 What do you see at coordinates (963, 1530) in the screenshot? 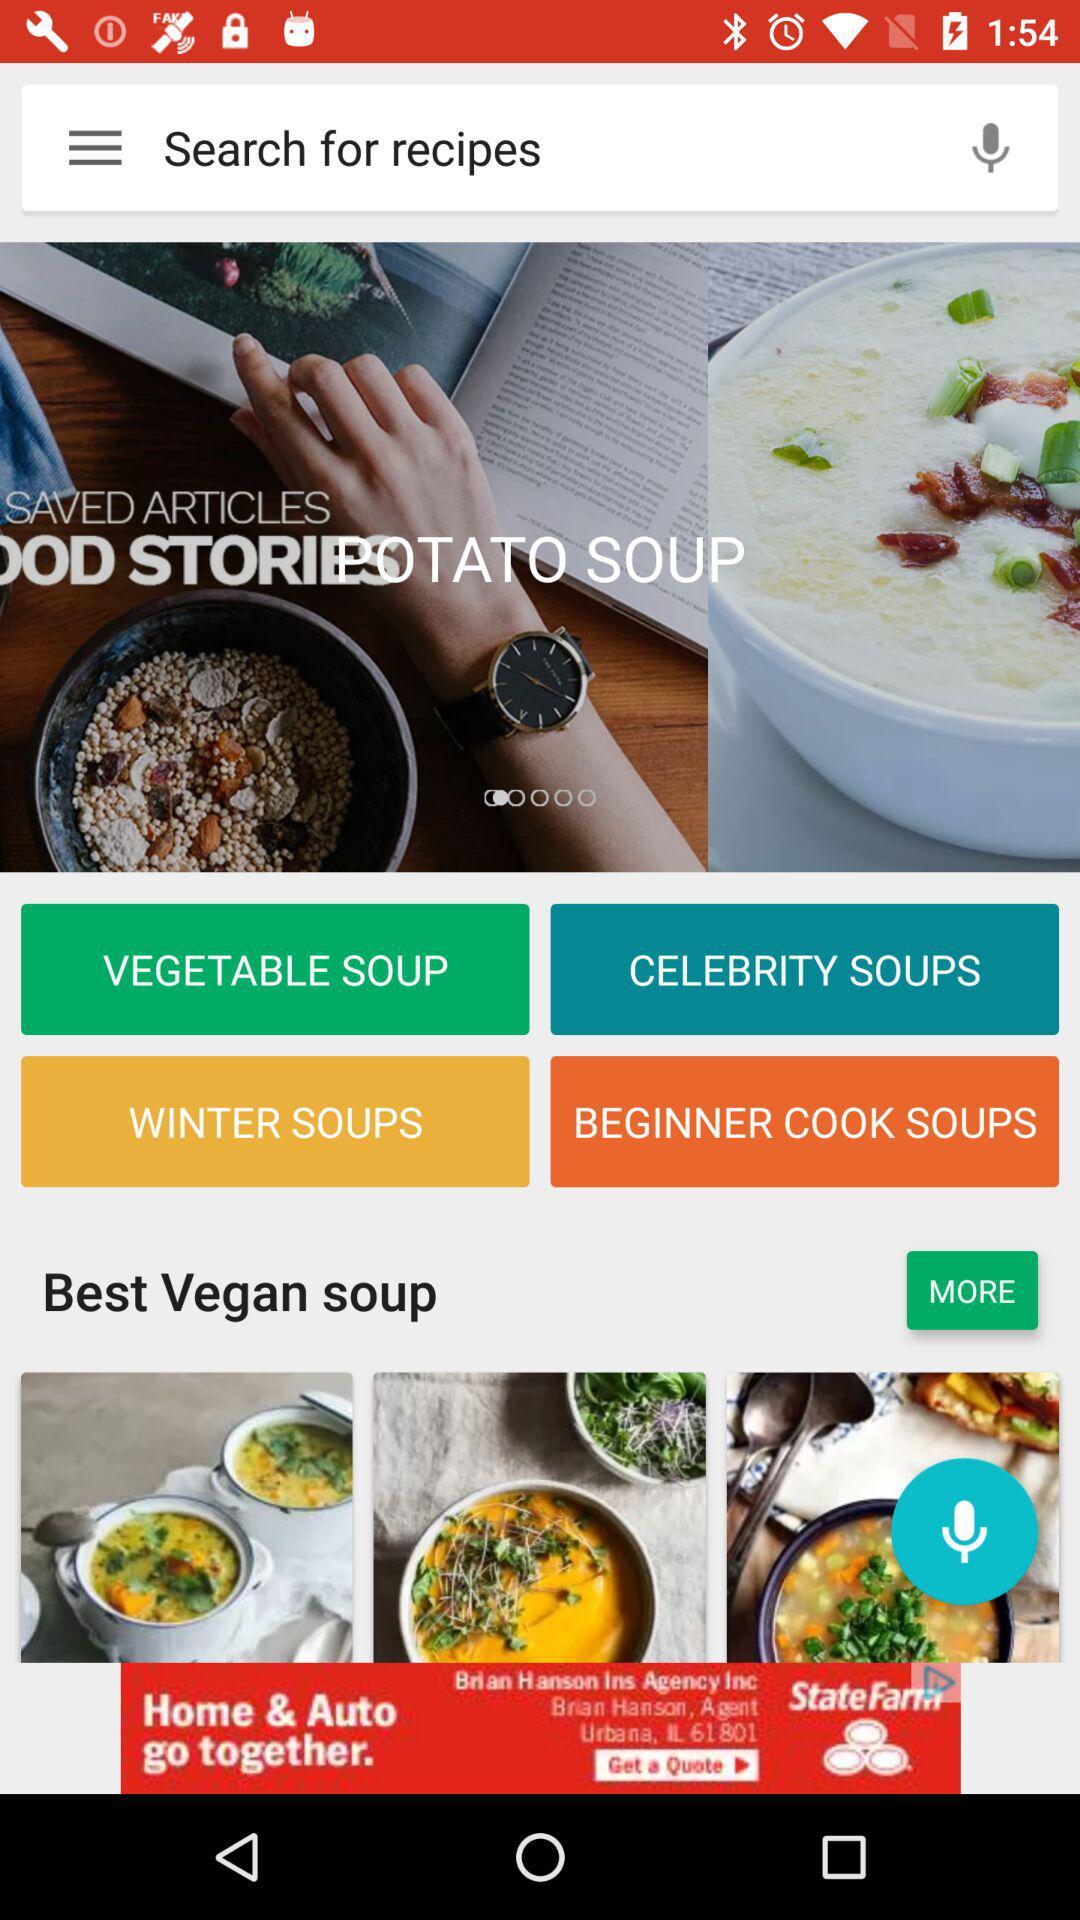
I see `record voice` at bounding box center [963, 1530].